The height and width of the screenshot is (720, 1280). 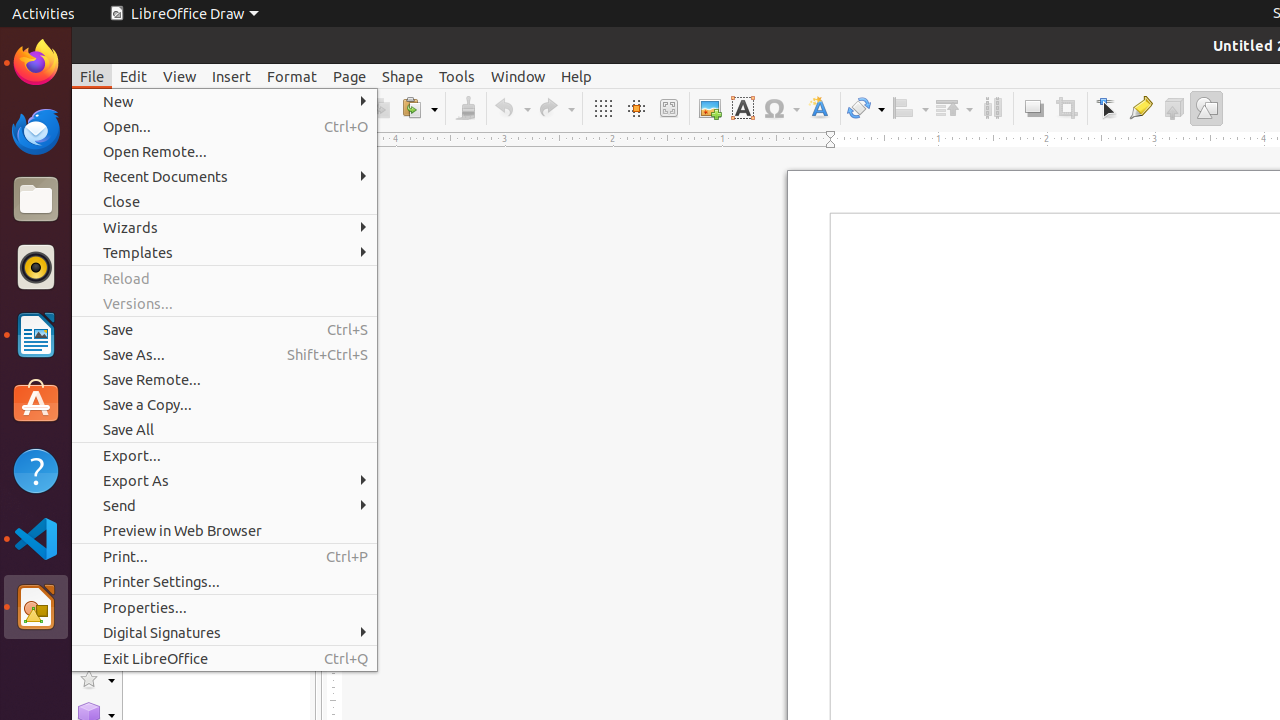 I want to click on 'Shadow', so click(x=1033, y=108).